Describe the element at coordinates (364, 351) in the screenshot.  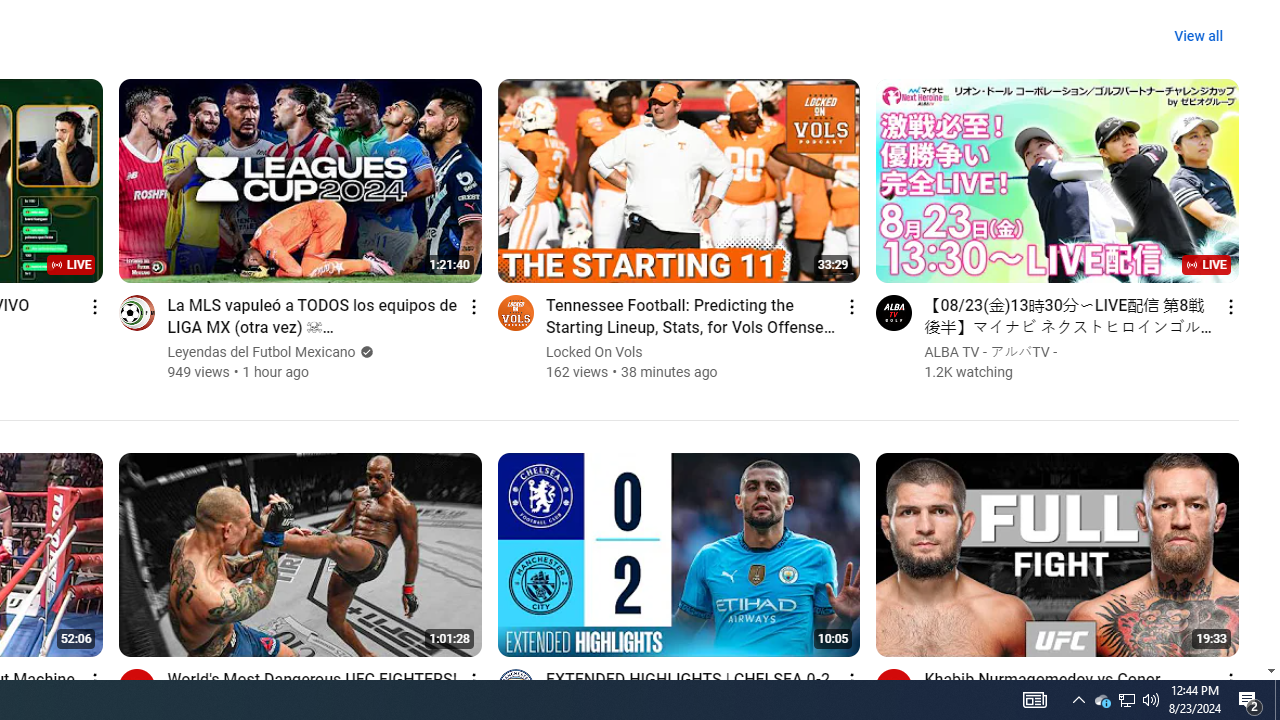
I see `'Verified'` at that location.